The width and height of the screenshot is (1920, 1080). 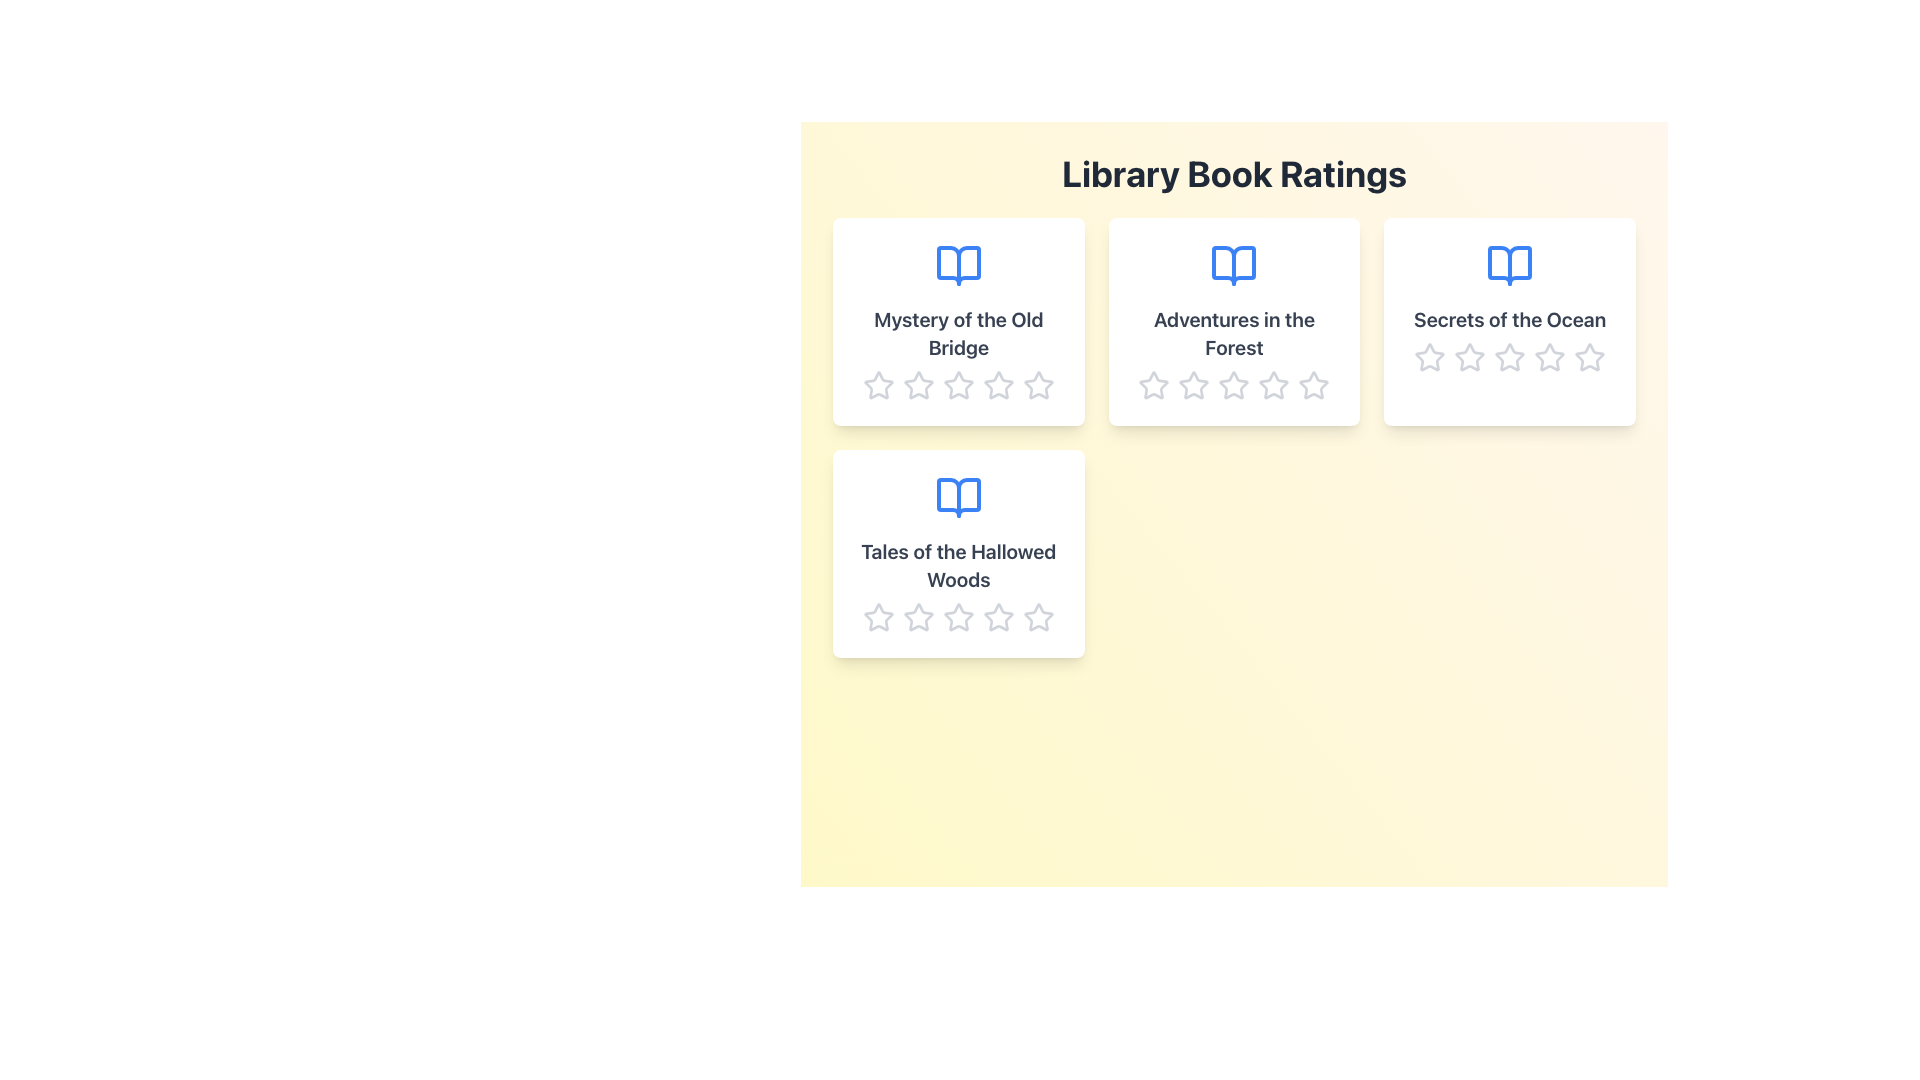 I want to click on the fifth star icon in the rating section under the book titled 'Tales of the Hallowed Woods', so click(x=1038, y=616).